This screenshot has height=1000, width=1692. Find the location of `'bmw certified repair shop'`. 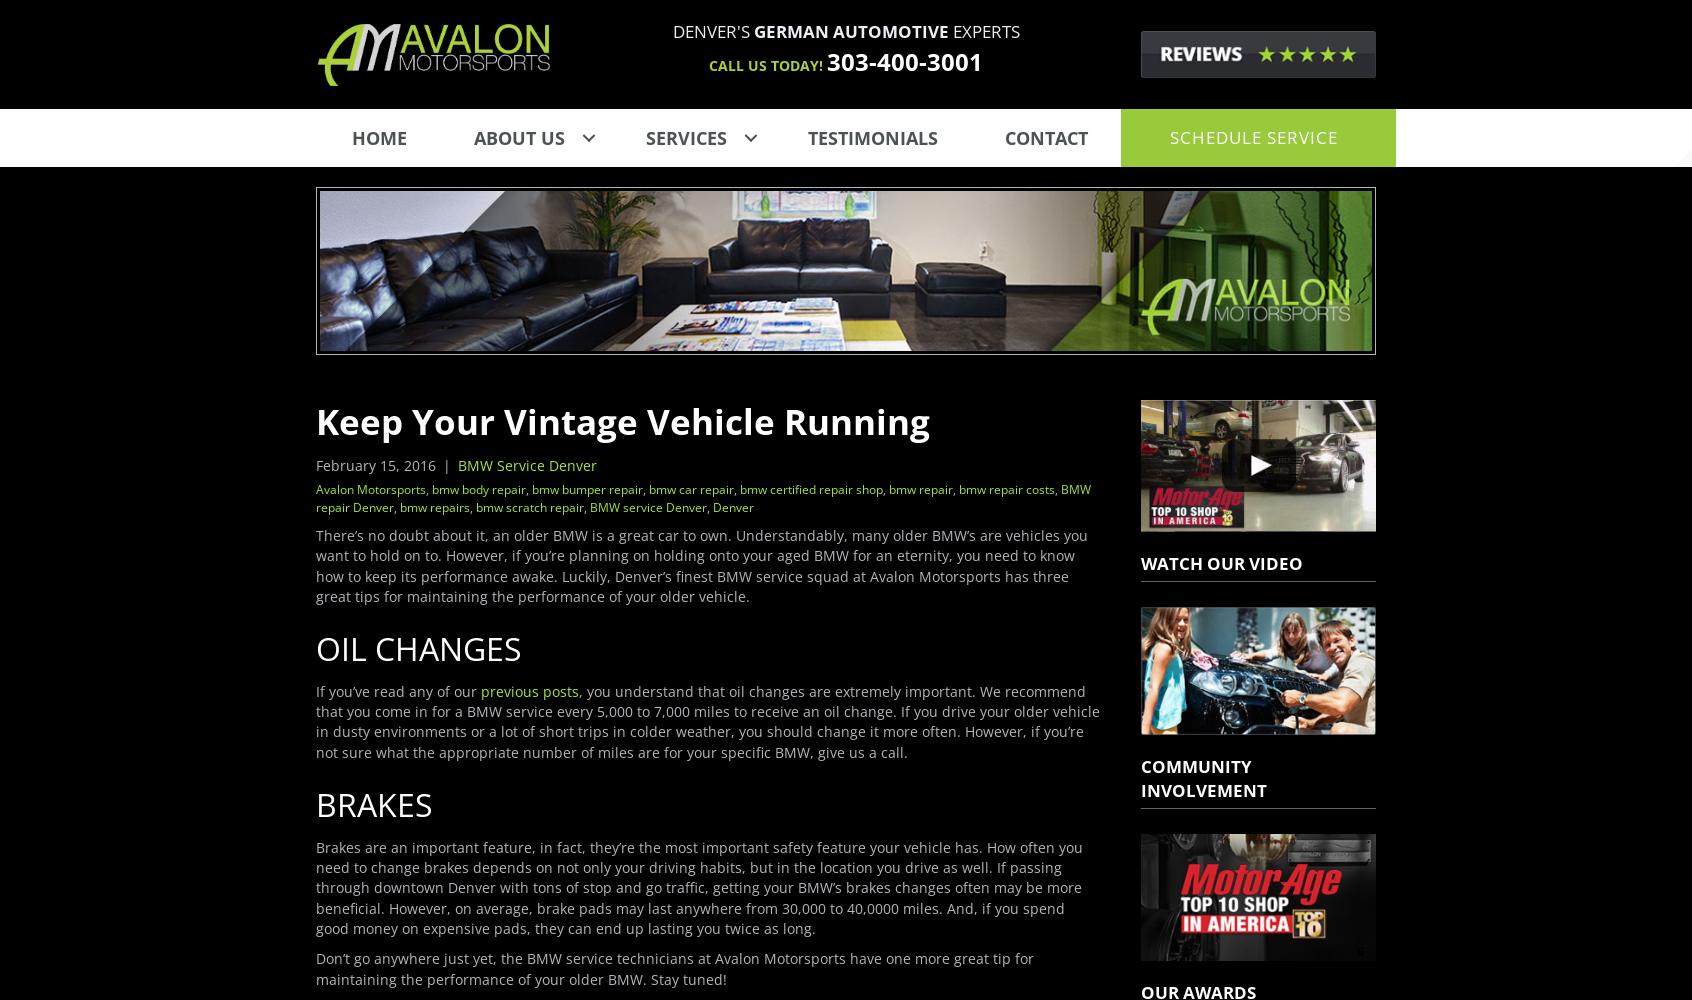

'bmw certified repair shop' is located at coordinates (811, 488).